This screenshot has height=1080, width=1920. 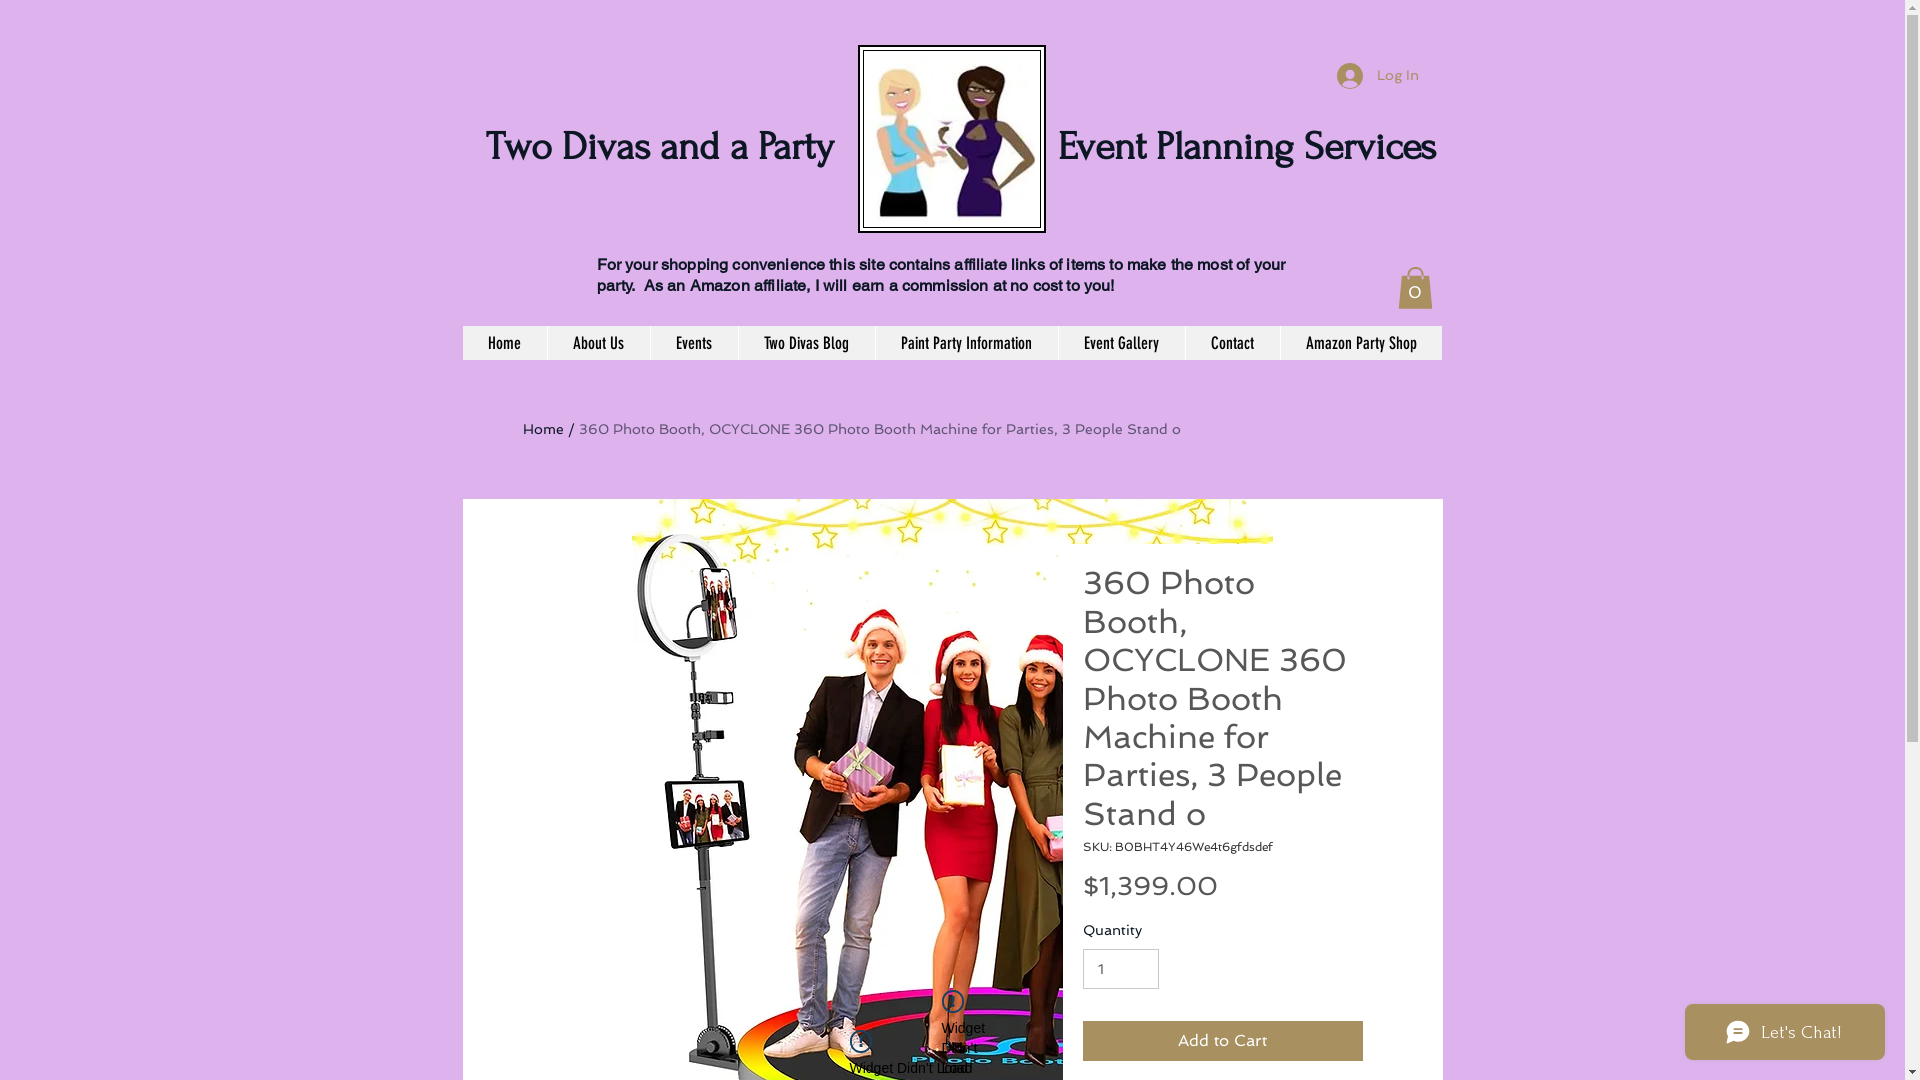 What do you see at coordinates (542, 427) in the screenshot?
I see `'Home'` at bounding box center [542, 427].